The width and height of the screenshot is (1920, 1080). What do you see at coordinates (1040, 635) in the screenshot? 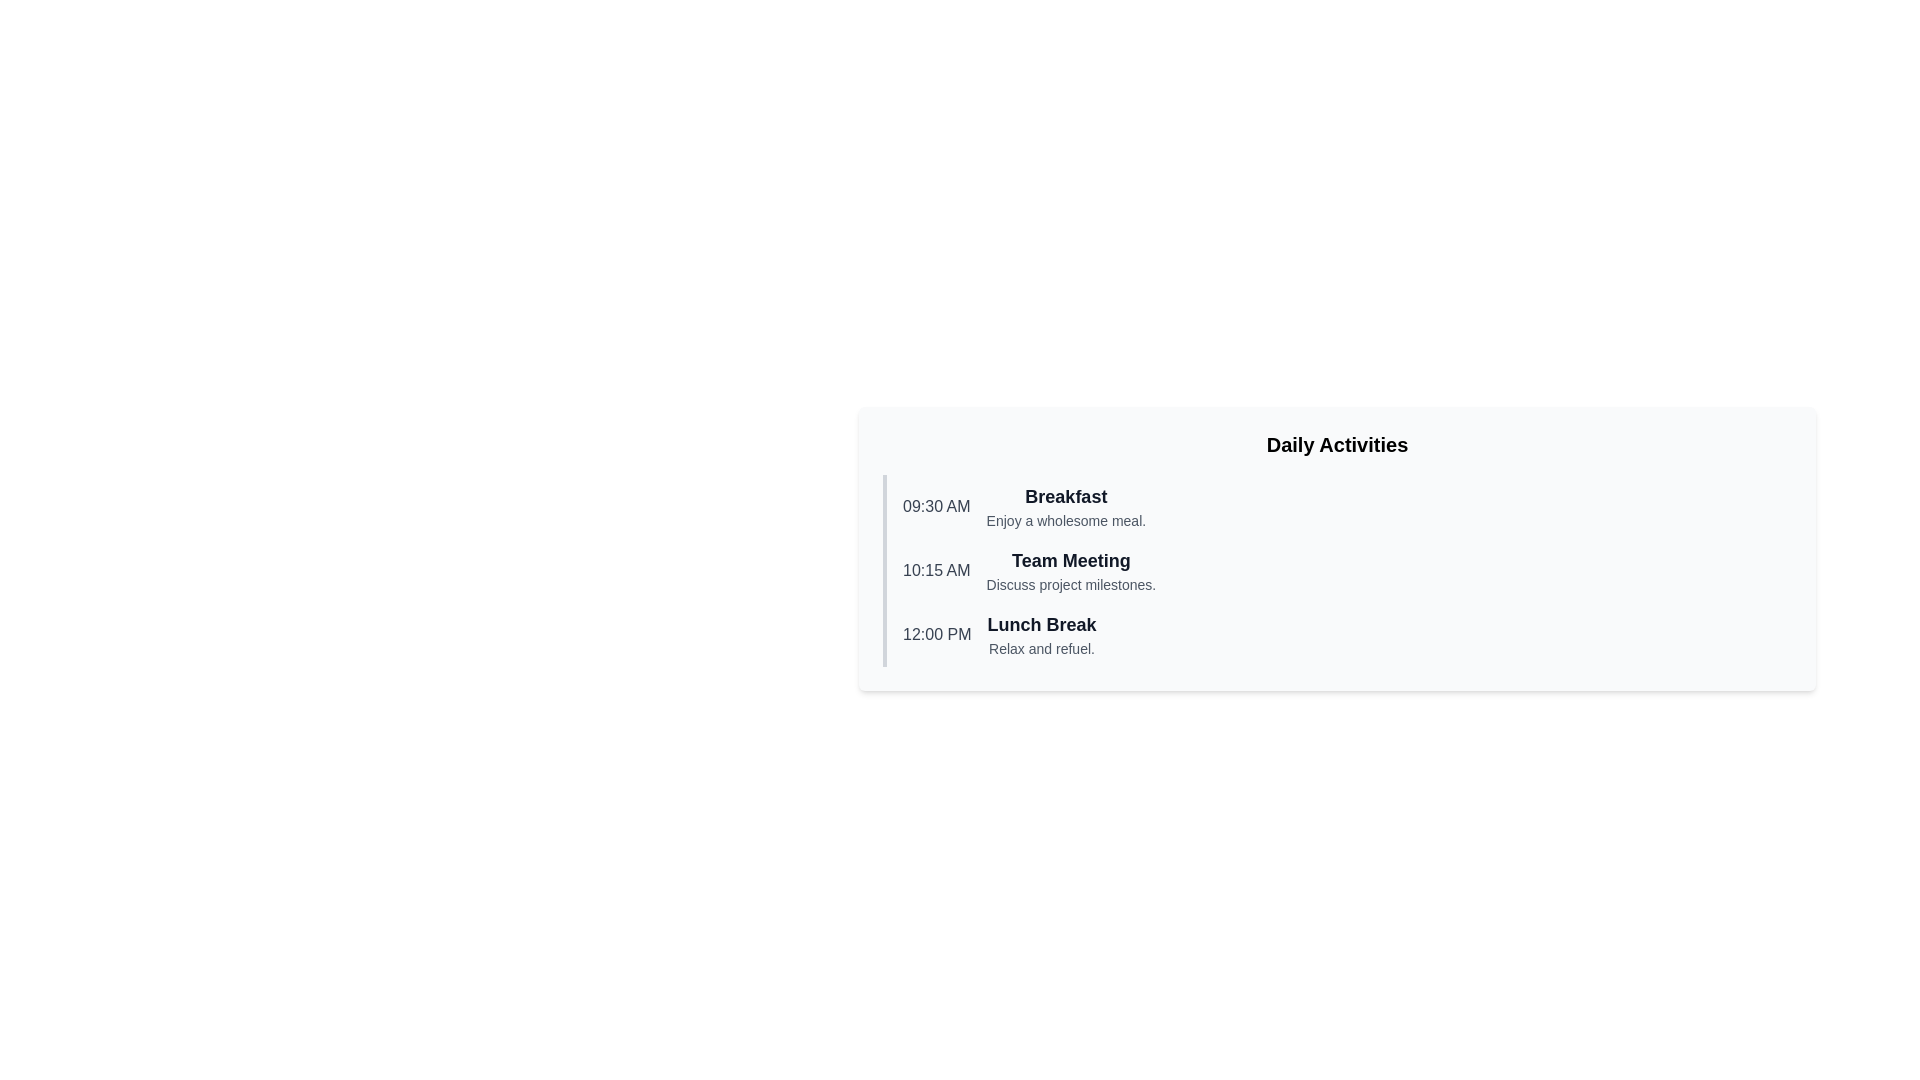
I see `the 'Lunch Break' label with description in the schedule interface, which features bold text 'Lunch Break' and smaller text 'Relax and refuel.'` at bounding box center [1040, 635].